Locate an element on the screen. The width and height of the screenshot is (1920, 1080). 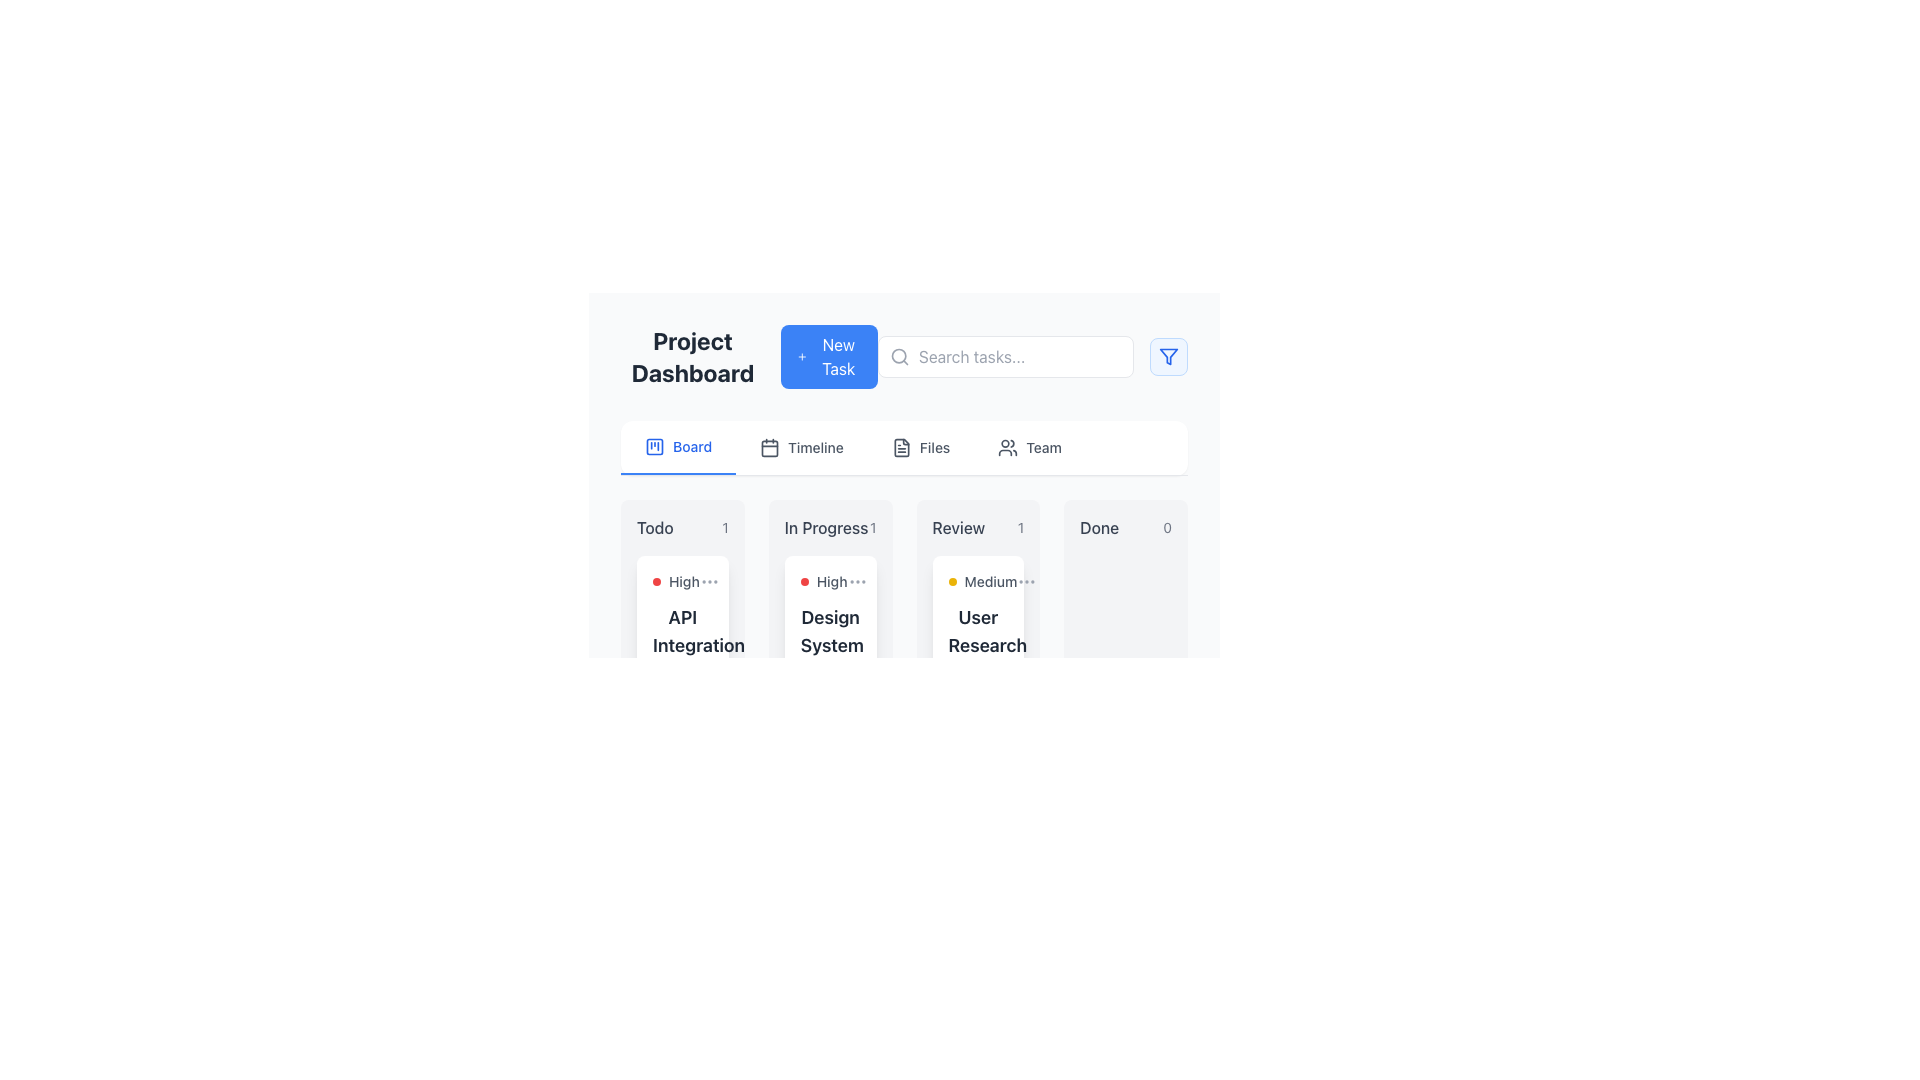
the text label representing a navigation link for the timeline feature located in the second position of the navigation bar, to the right of the calendar icon is located at coordinates (816, 446).